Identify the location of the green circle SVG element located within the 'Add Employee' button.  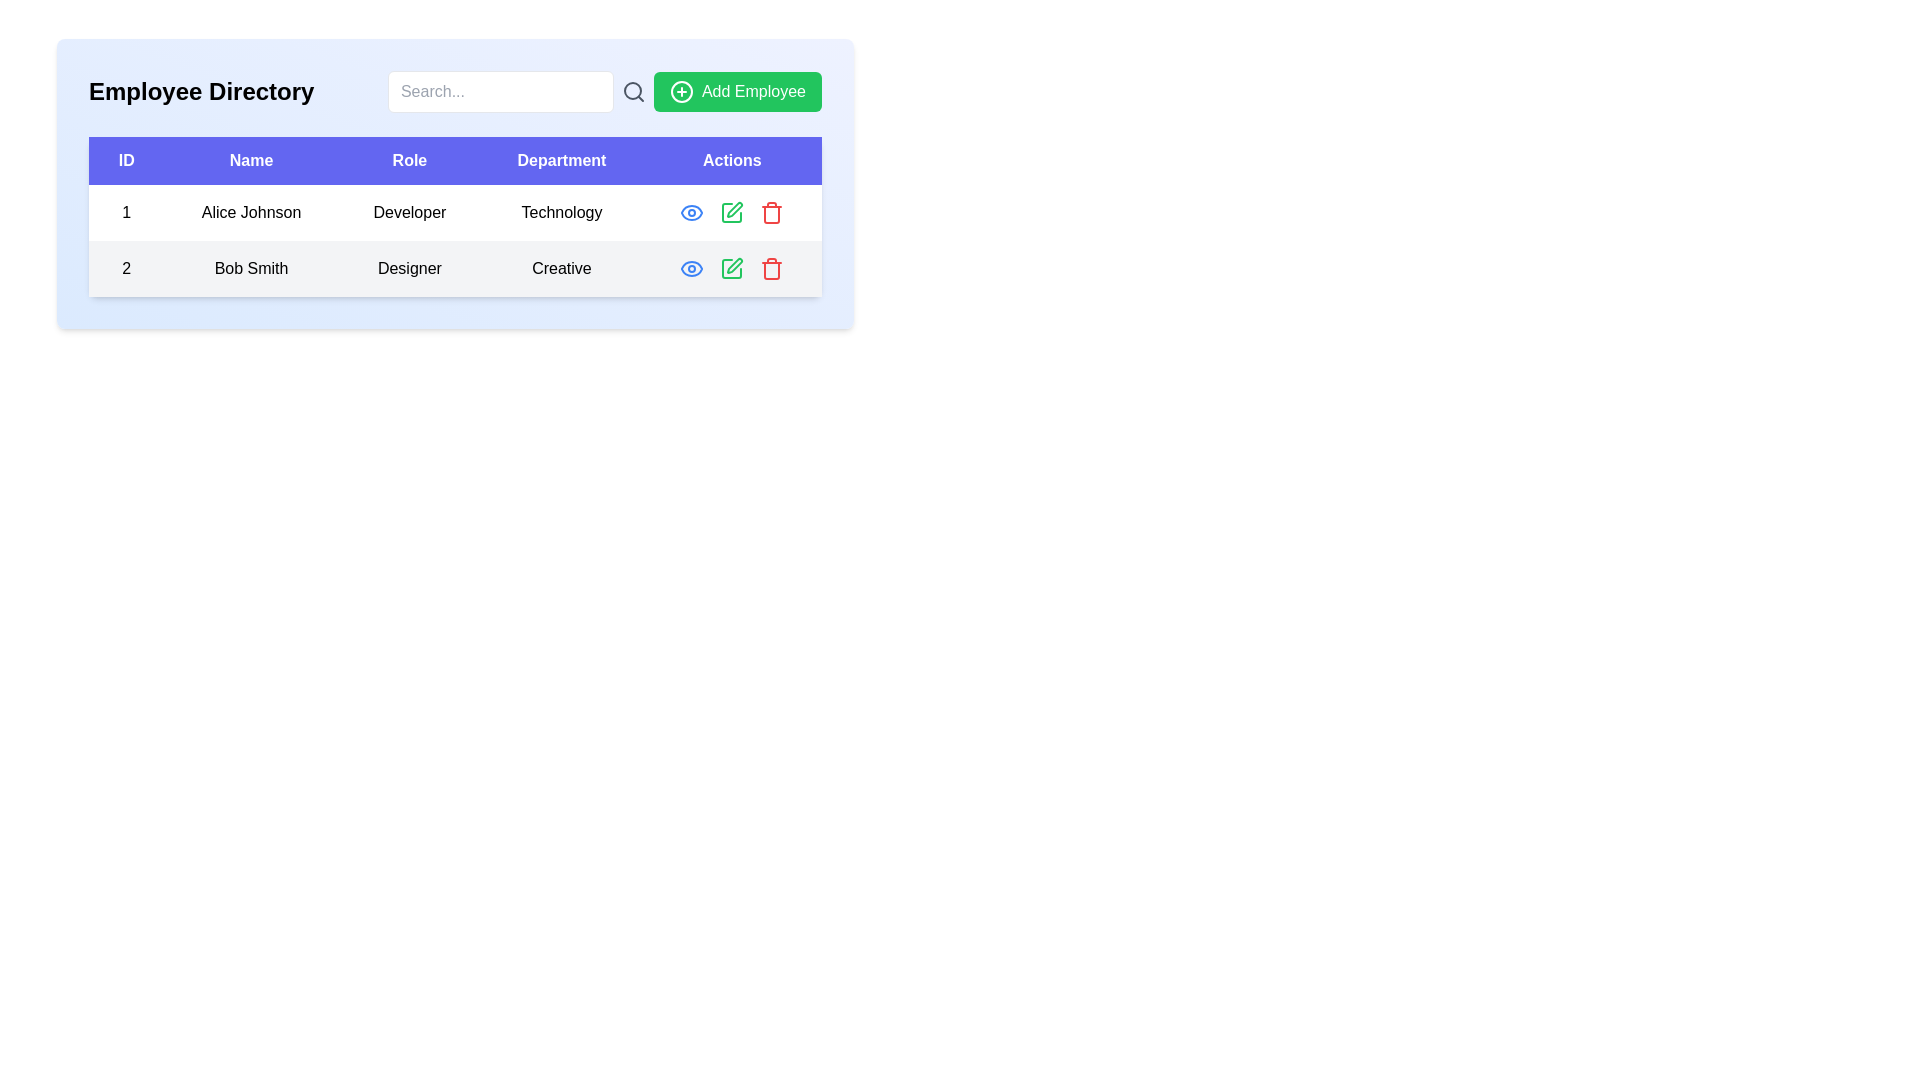
(681, 92).